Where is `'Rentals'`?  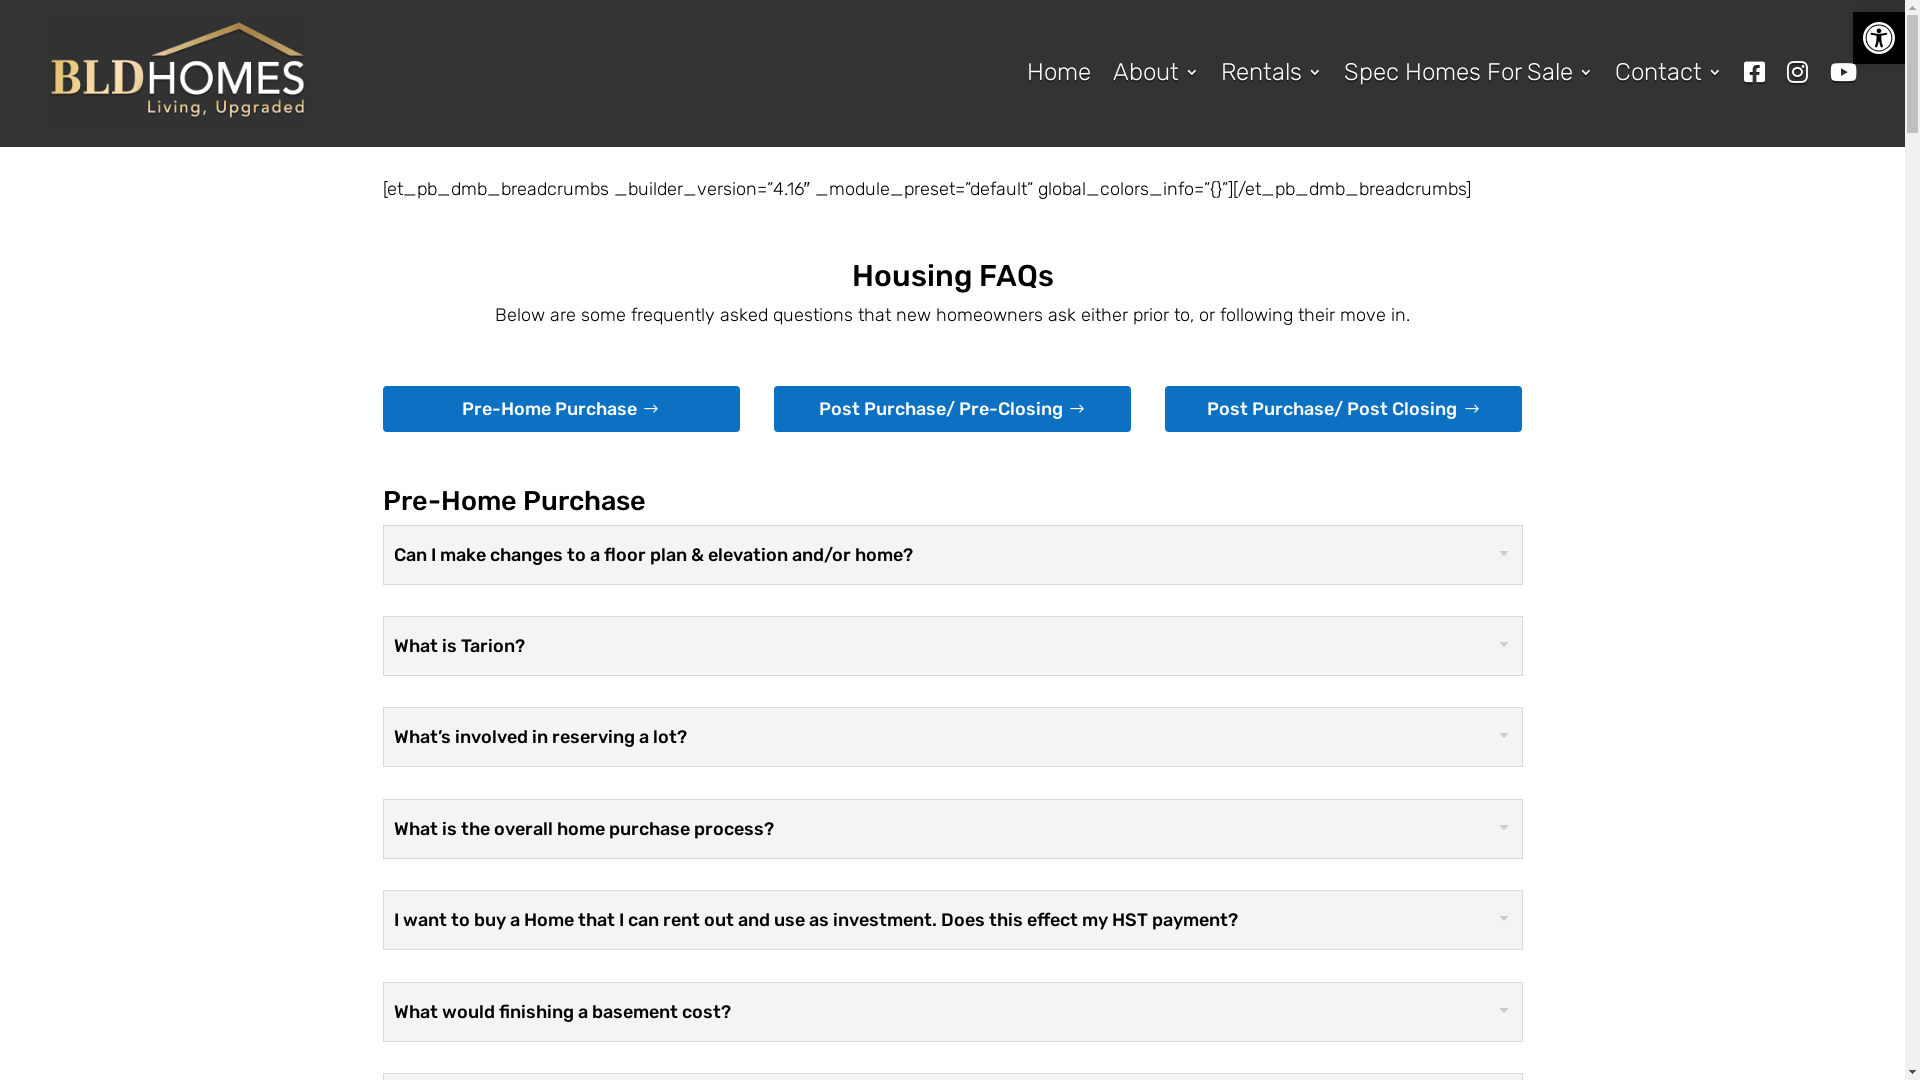 'Rentals' is located at coordinates (1270, 71).